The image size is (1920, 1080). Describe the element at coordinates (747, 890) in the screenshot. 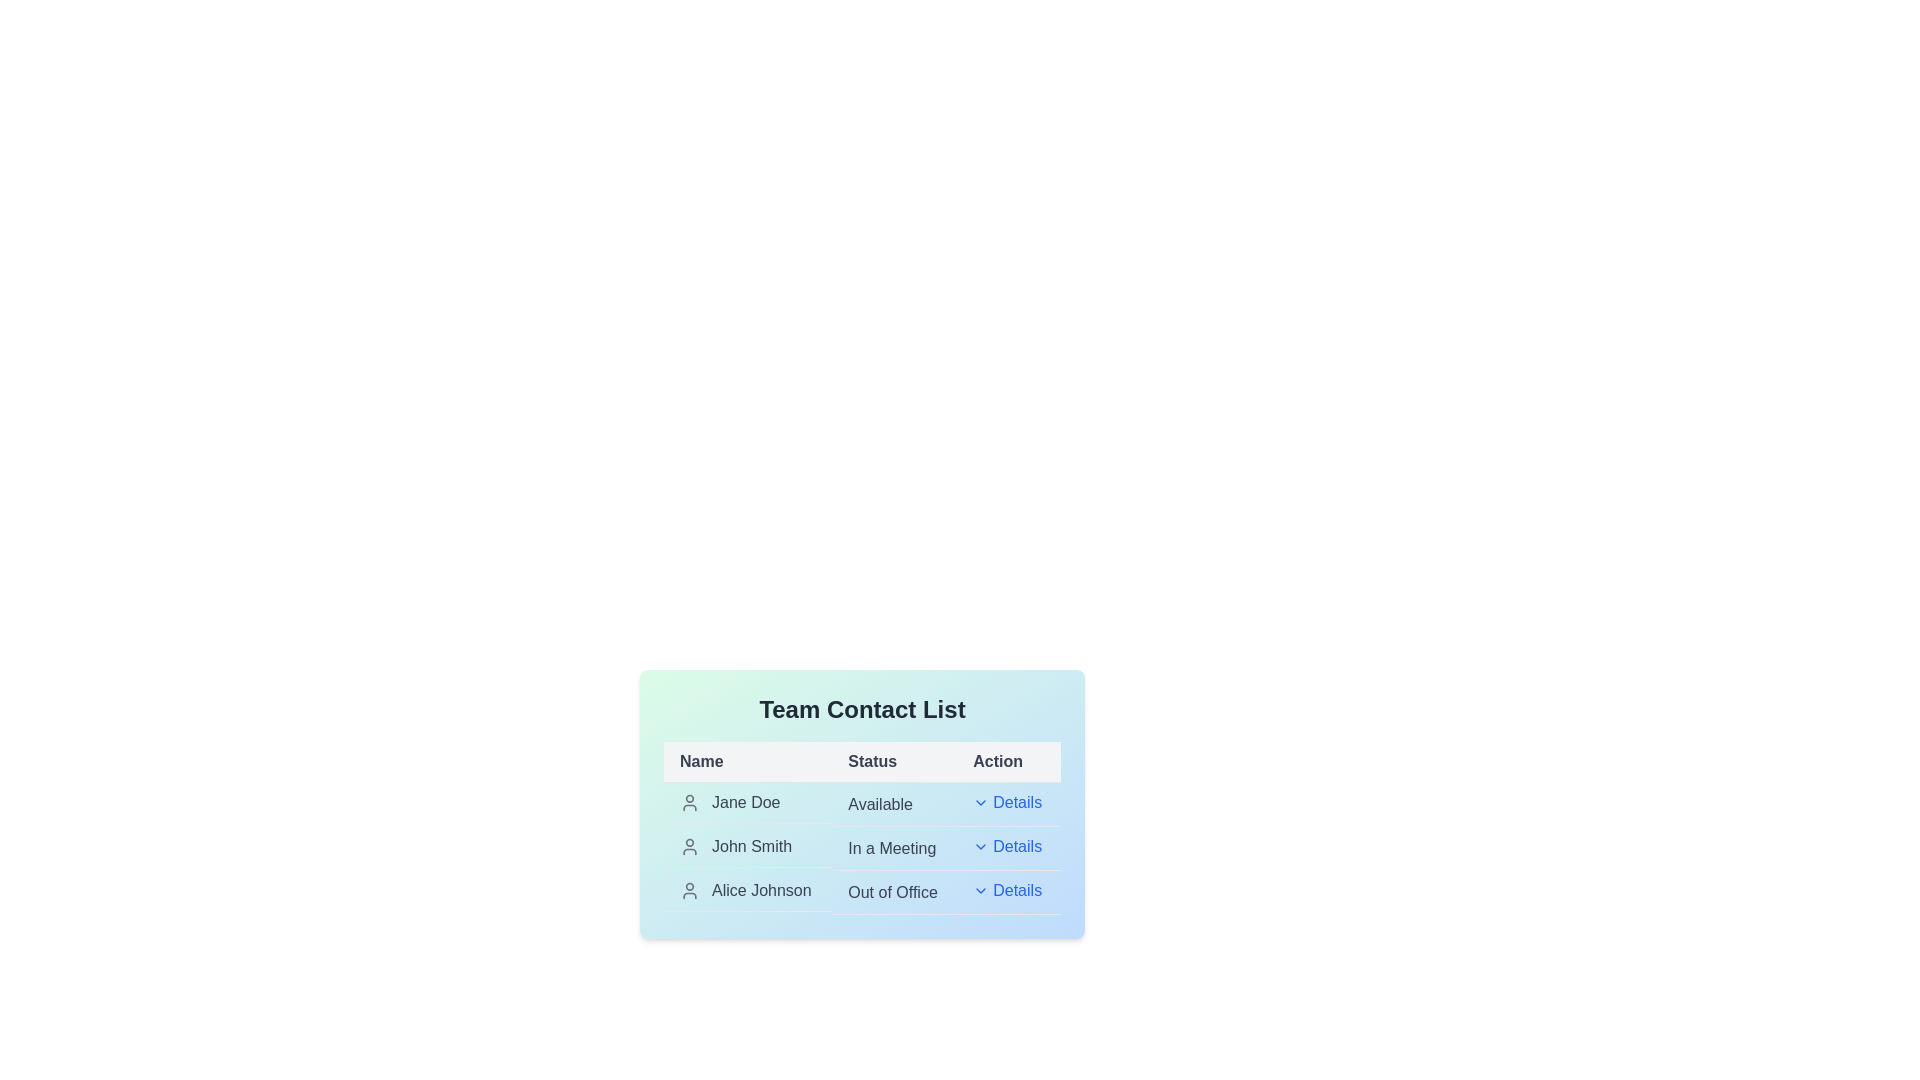

I see `the row corresponding to Alice Johnson to open the context menu` at that location.